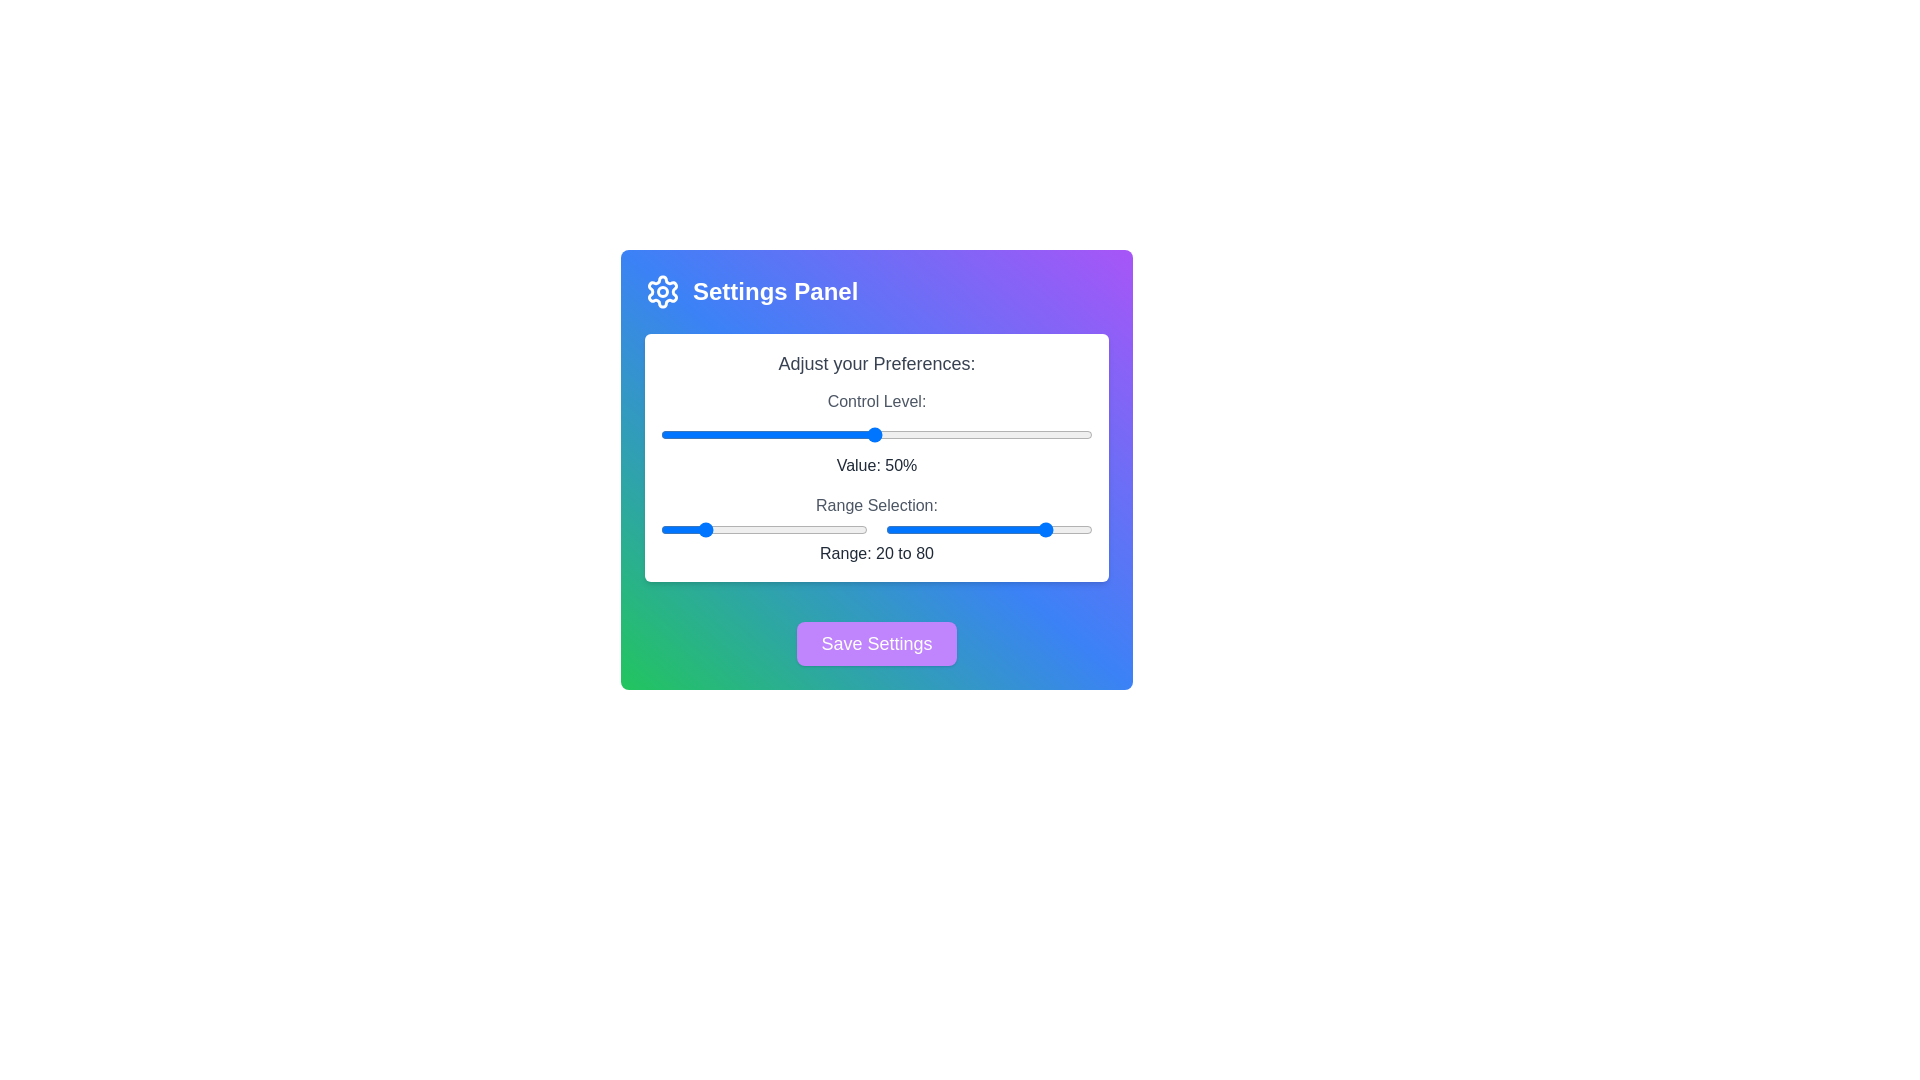  Describe the element at coordinates (769, 434) in the screenshot. I see `the slider value` at that location.